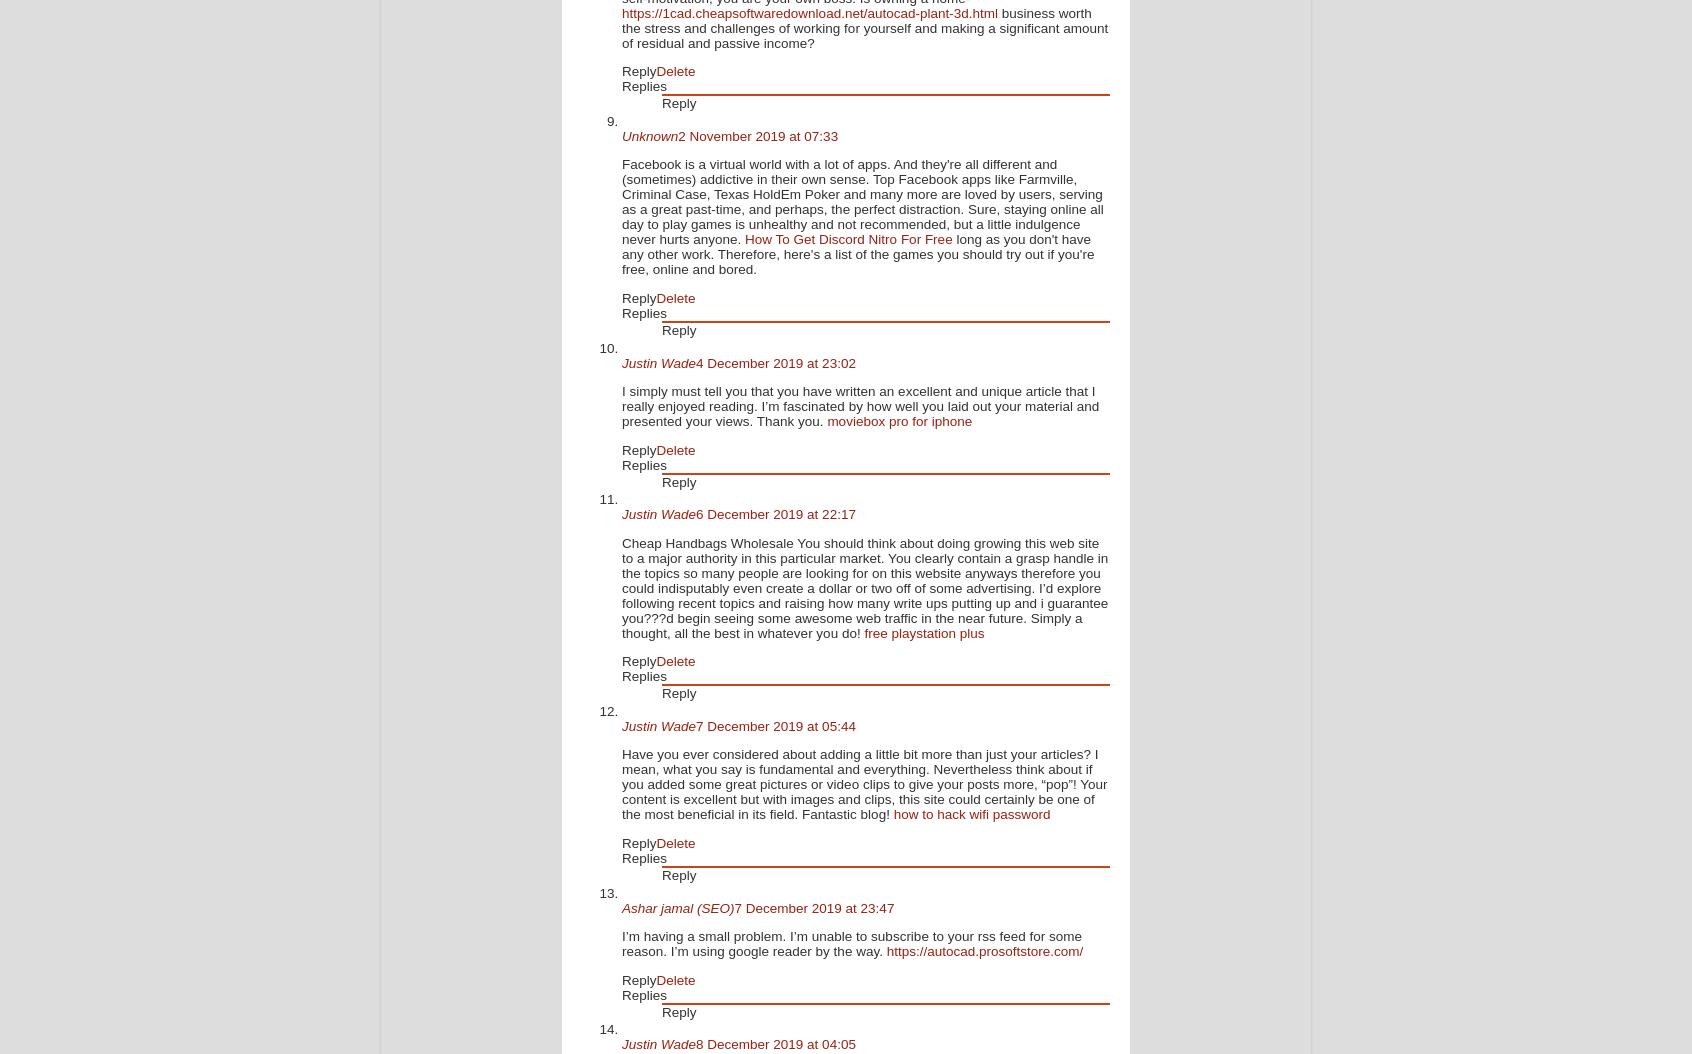 The width and height of the screenshot is (1692, 1054). What do you see at coordinates (620, 12) in the screenshot?
I see `'https://1cad.cheapsoftwaredownload.net/autocad-plant-3d.html'` at bounding box center [620, 12].